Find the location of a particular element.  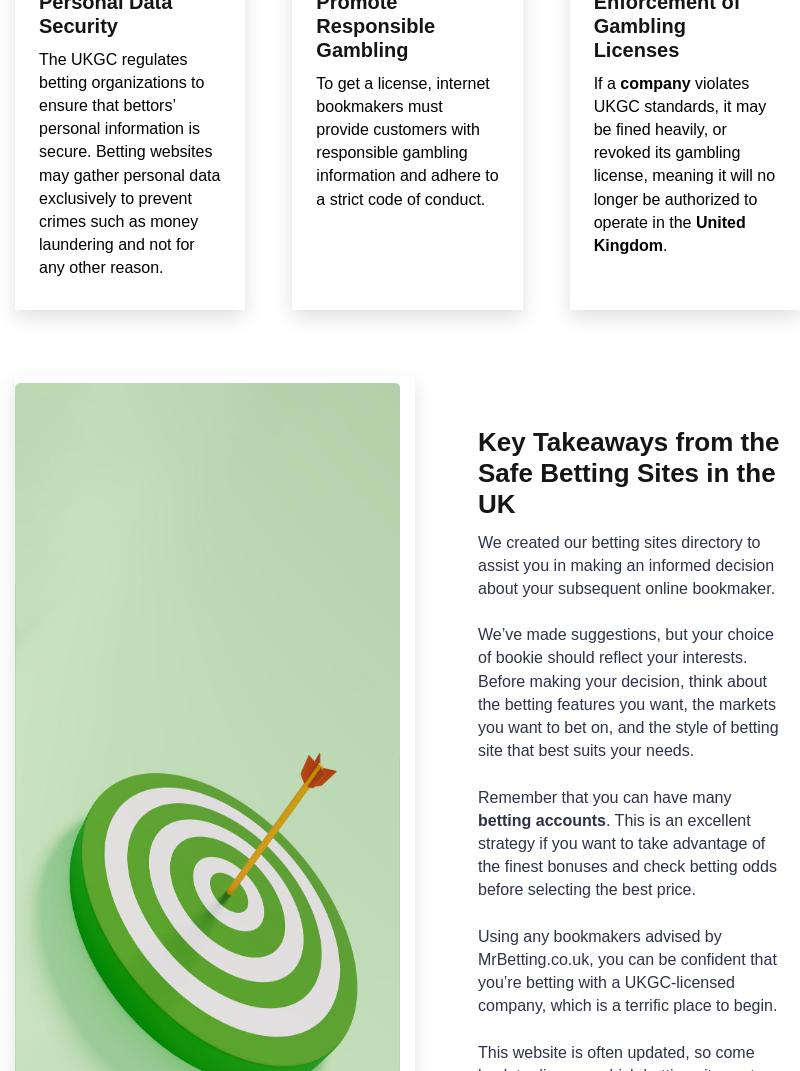

'We’ve made suggestions, but your choice of bookie should reflect your interests. Before making your decision, think about the betting features you want, the markets you want to bet on, and the style of betting site that best suits your needs.' is located at coordinates (628, 692).